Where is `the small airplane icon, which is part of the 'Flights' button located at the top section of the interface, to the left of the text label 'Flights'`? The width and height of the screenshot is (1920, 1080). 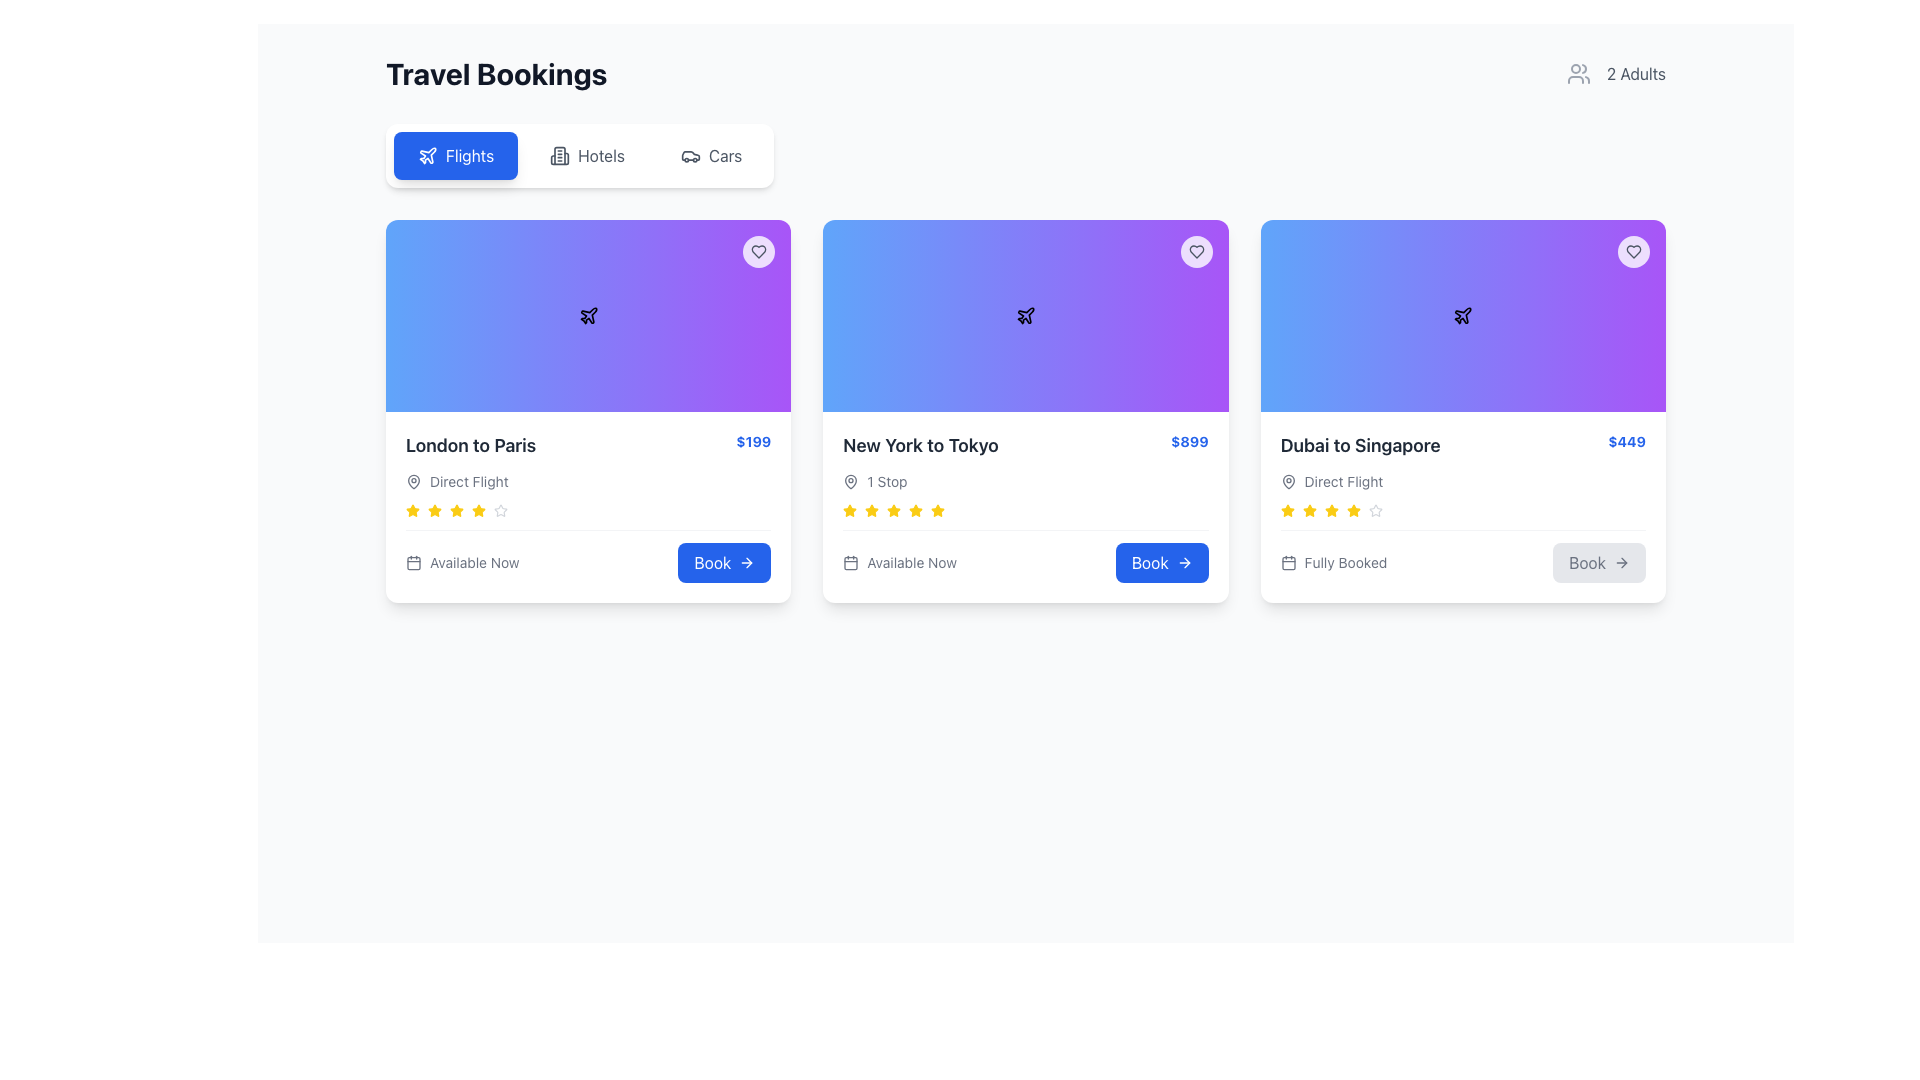
the small airplane icon, which is part of the 'Flights' button located at the top section of the interface, to the left of the text label 'Flights' is located at coordinates (426, 154).